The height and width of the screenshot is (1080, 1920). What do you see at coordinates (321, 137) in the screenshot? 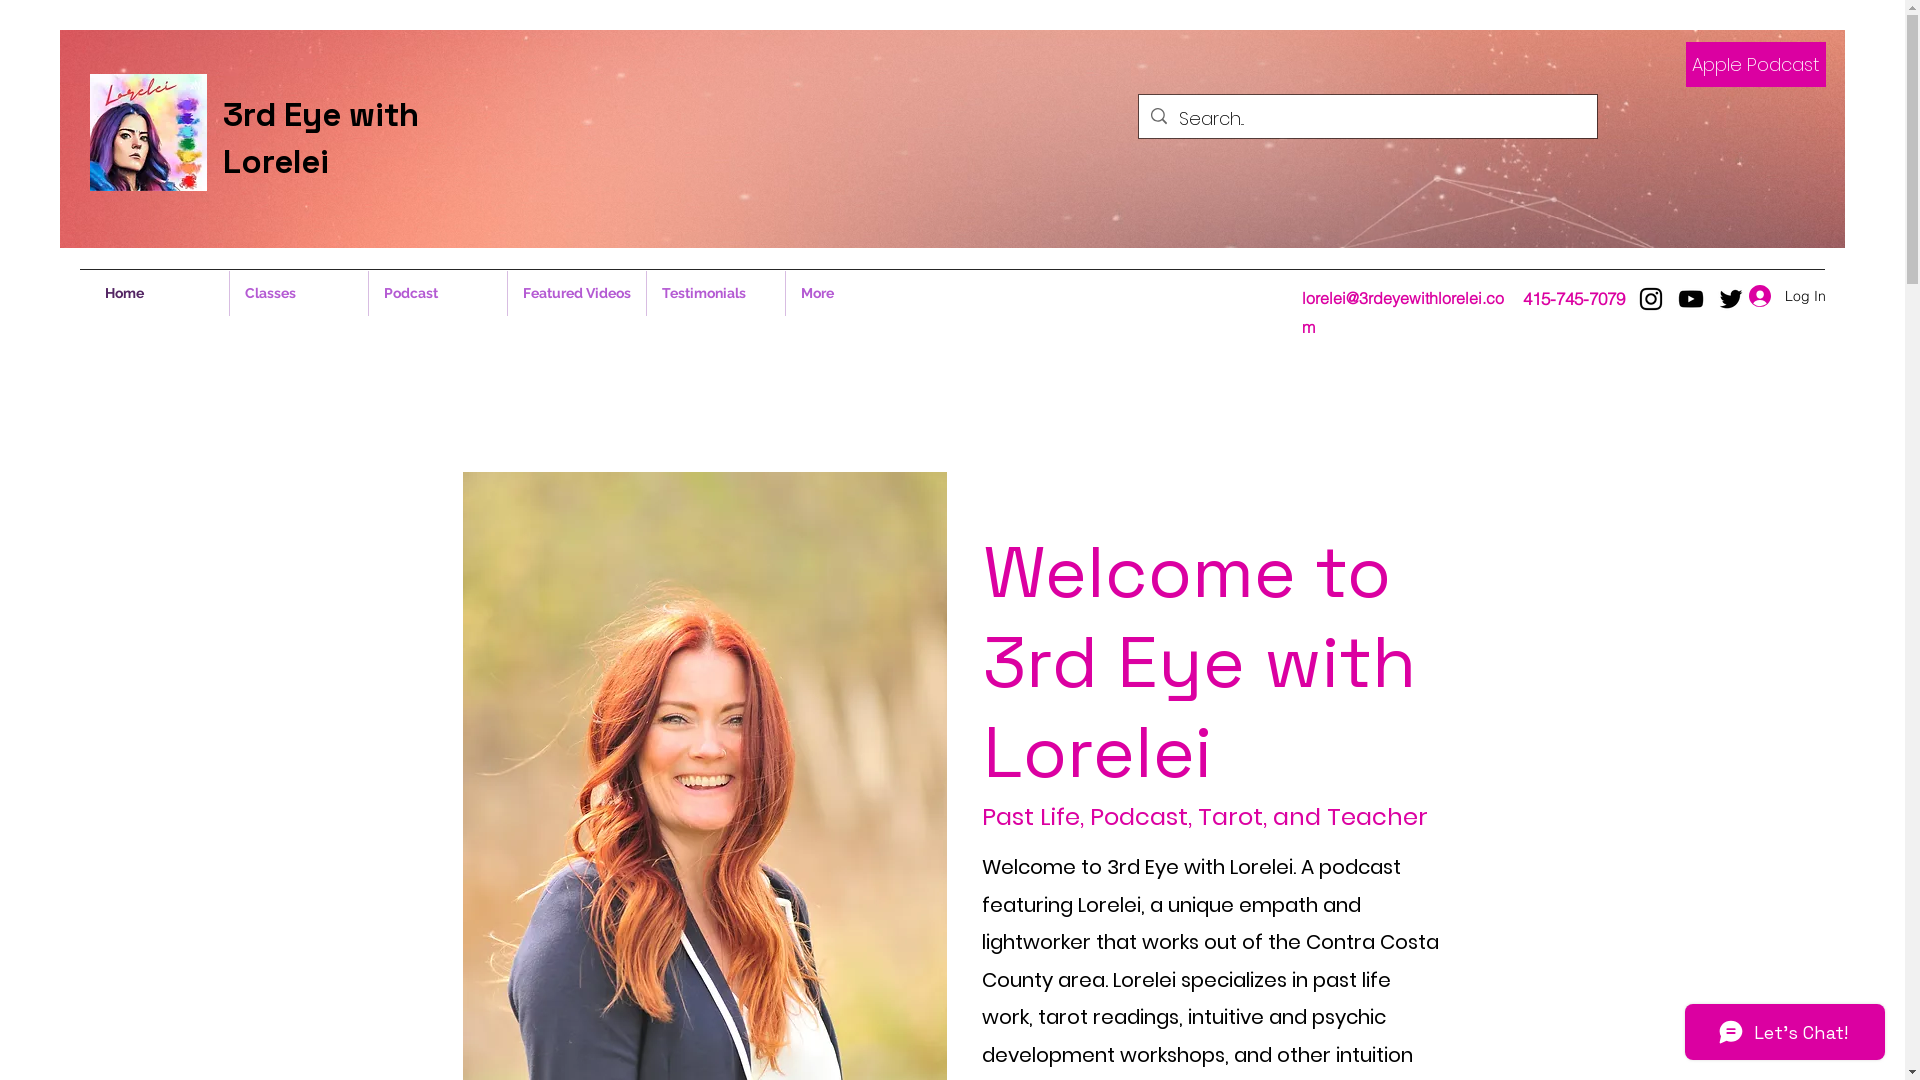
I see `'3rd Eye with Lorelei'` at bounding box center [321, 137].